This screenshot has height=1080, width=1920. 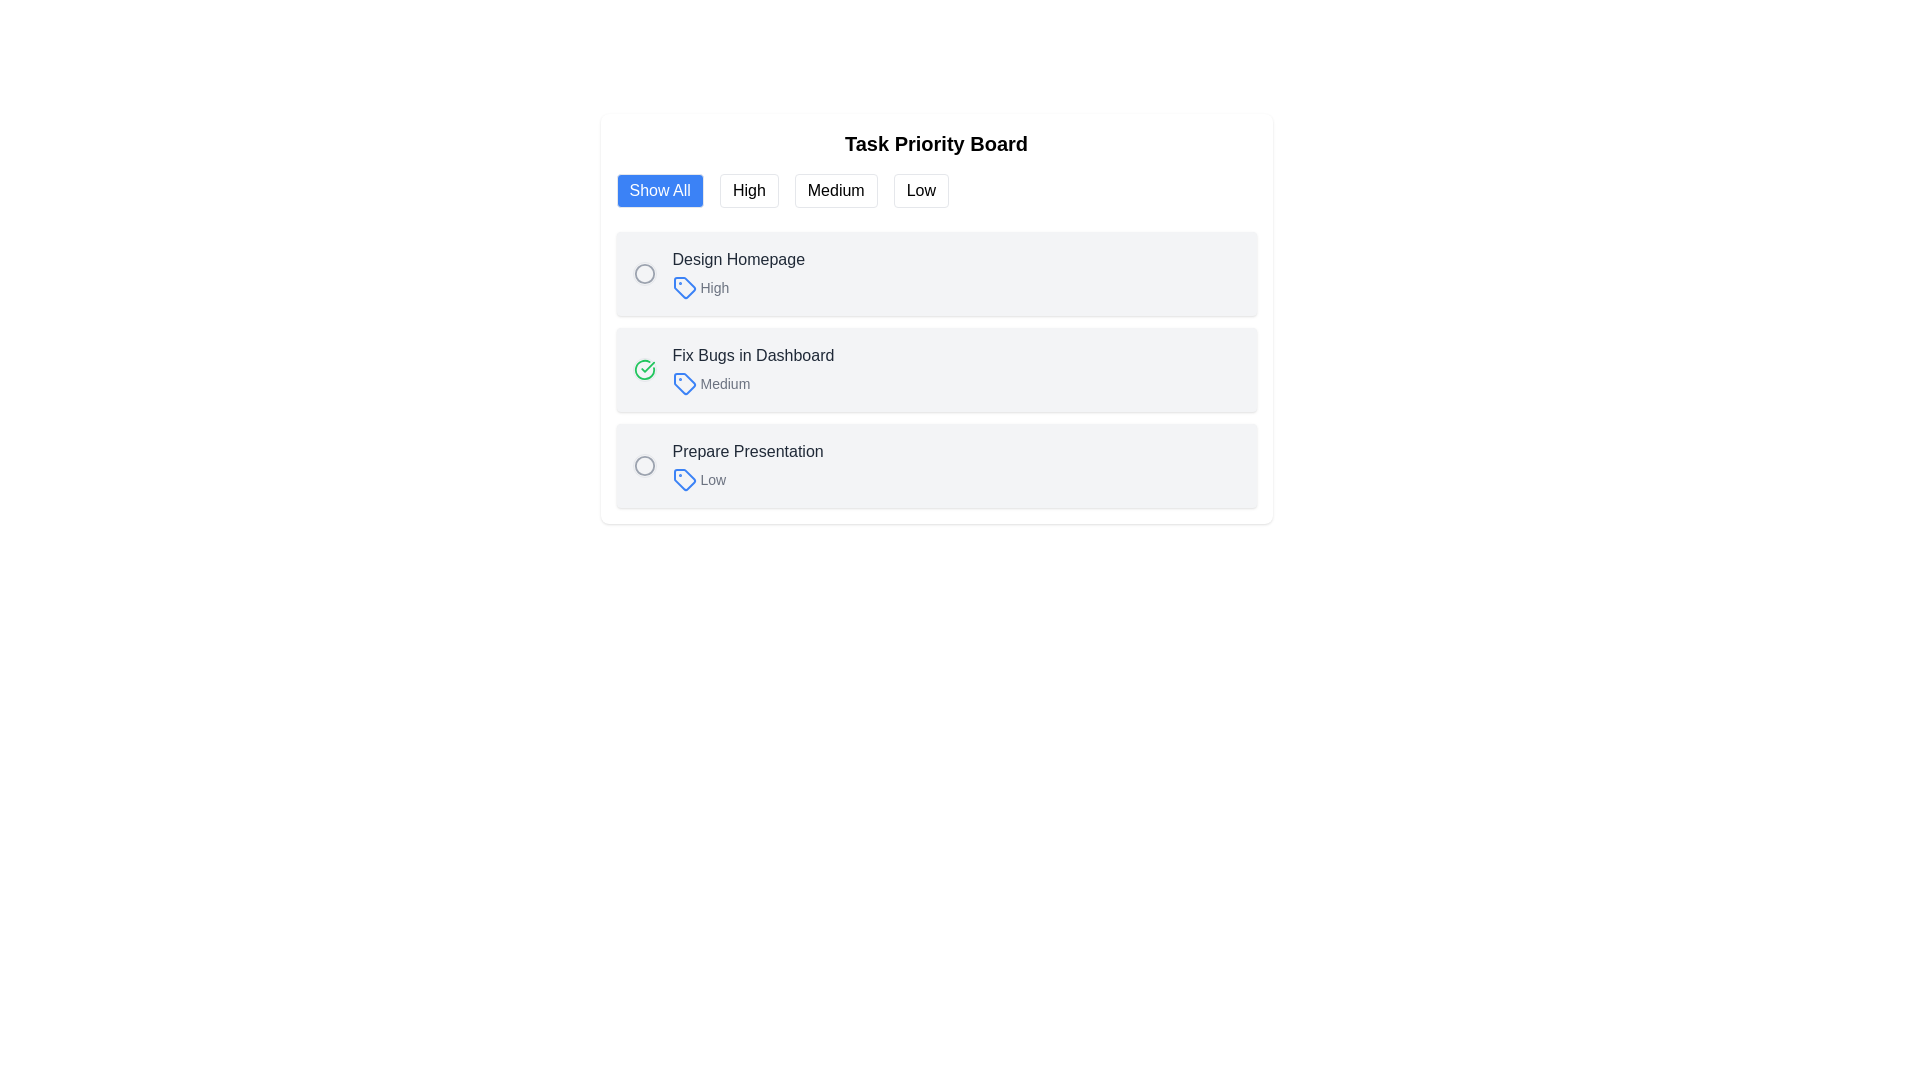 What do you see at coordinates (644, 370) in the screenshot?
I see `the Checkbox with a green checkmark icon indicating completion in the task list for 'Fix Bugs in Dashboard'` at bounding box center [644, 370].